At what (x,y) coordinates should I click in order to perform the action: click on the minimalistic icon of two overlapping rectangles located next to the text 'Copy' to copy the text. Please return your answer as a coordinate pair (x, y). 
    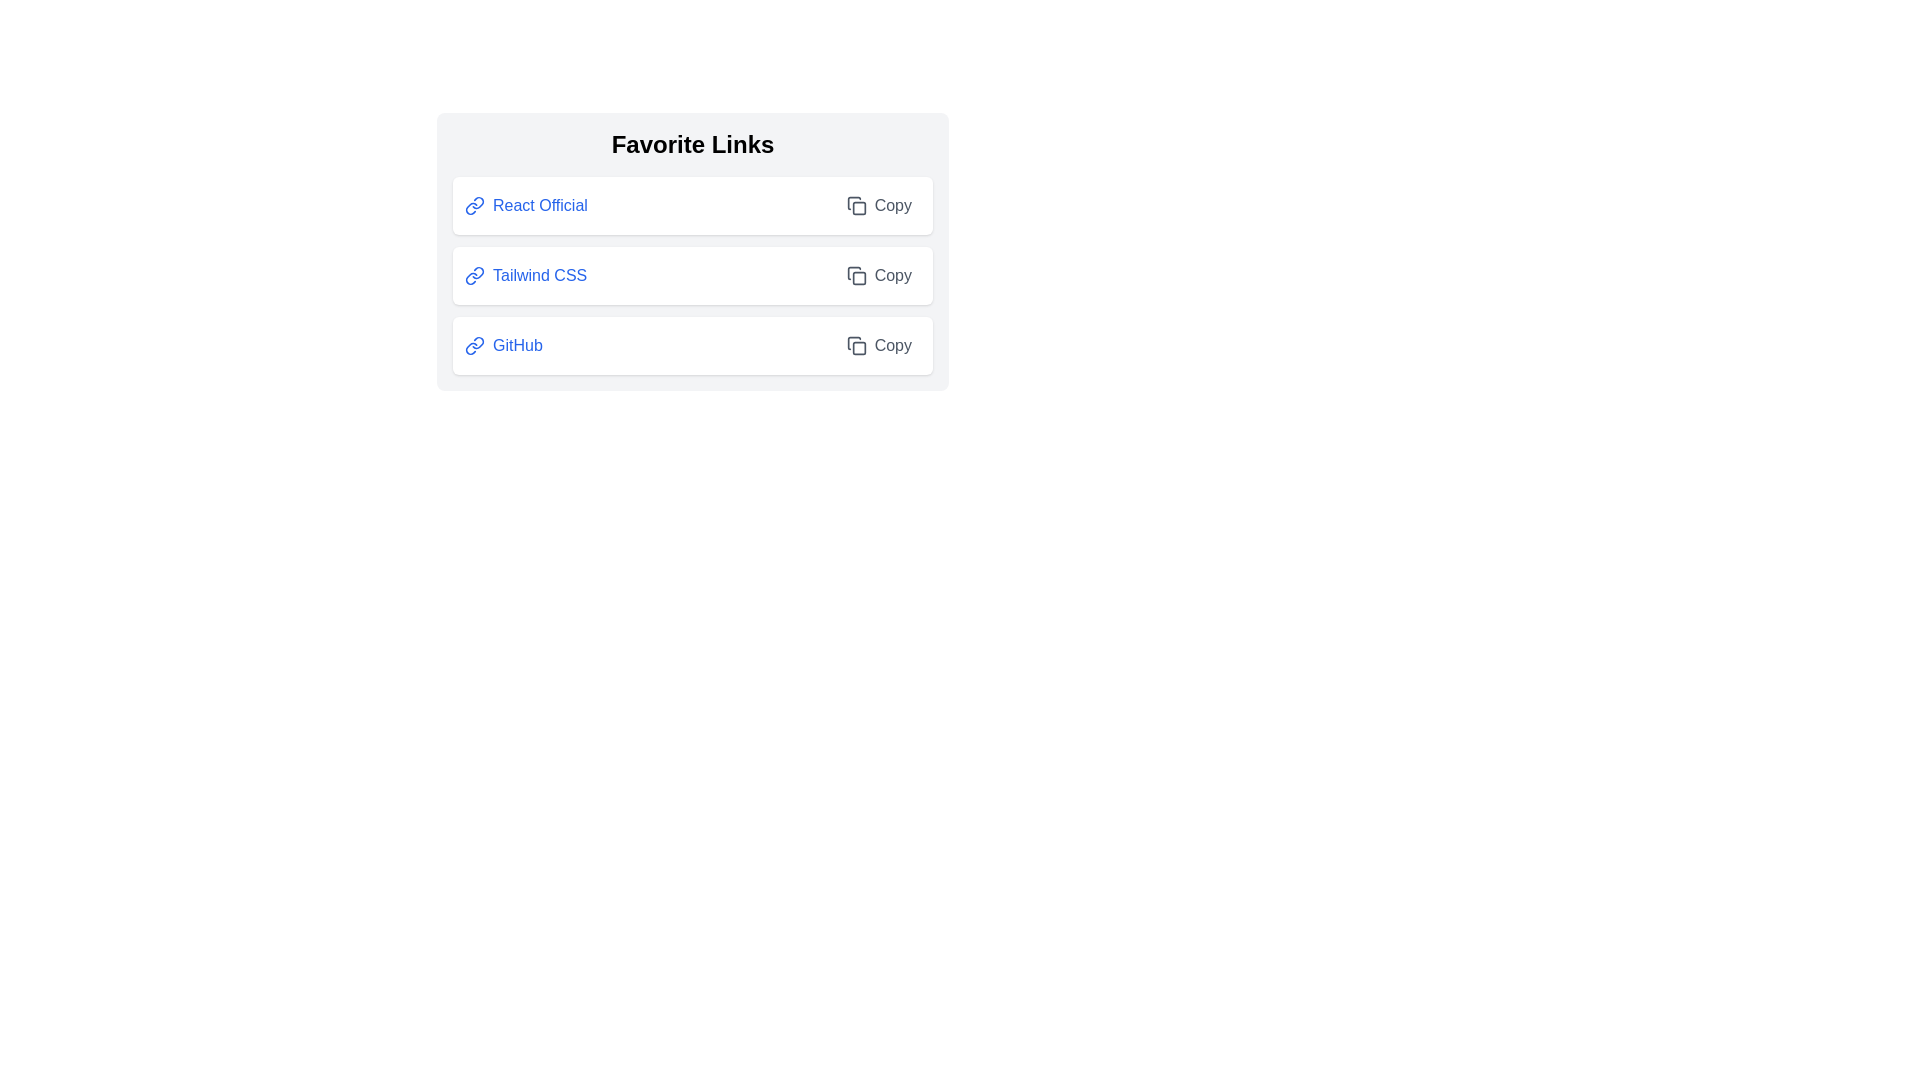
    Looking at the image, I should click on (856, 276).